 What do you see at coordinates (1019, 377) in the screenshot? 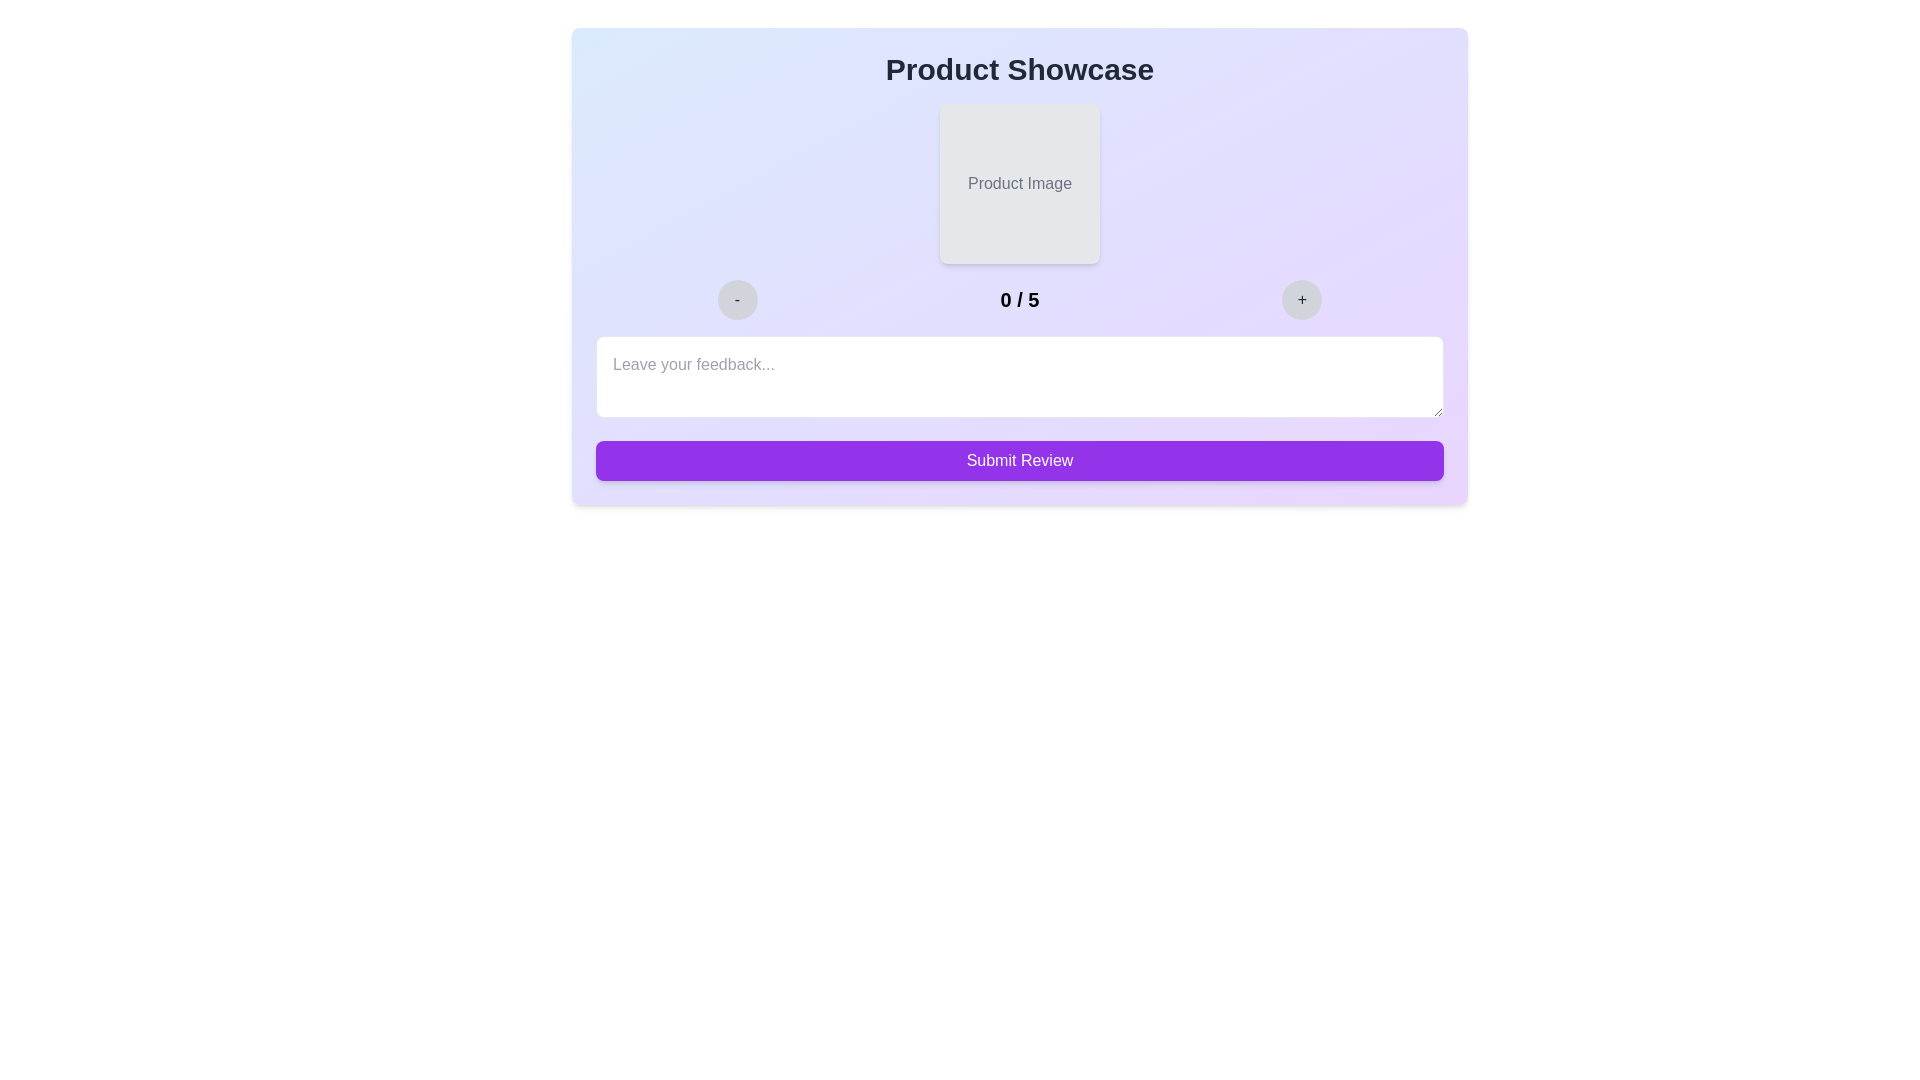
I see `the text area and type the feedback` at bounding box center [1019, 377].